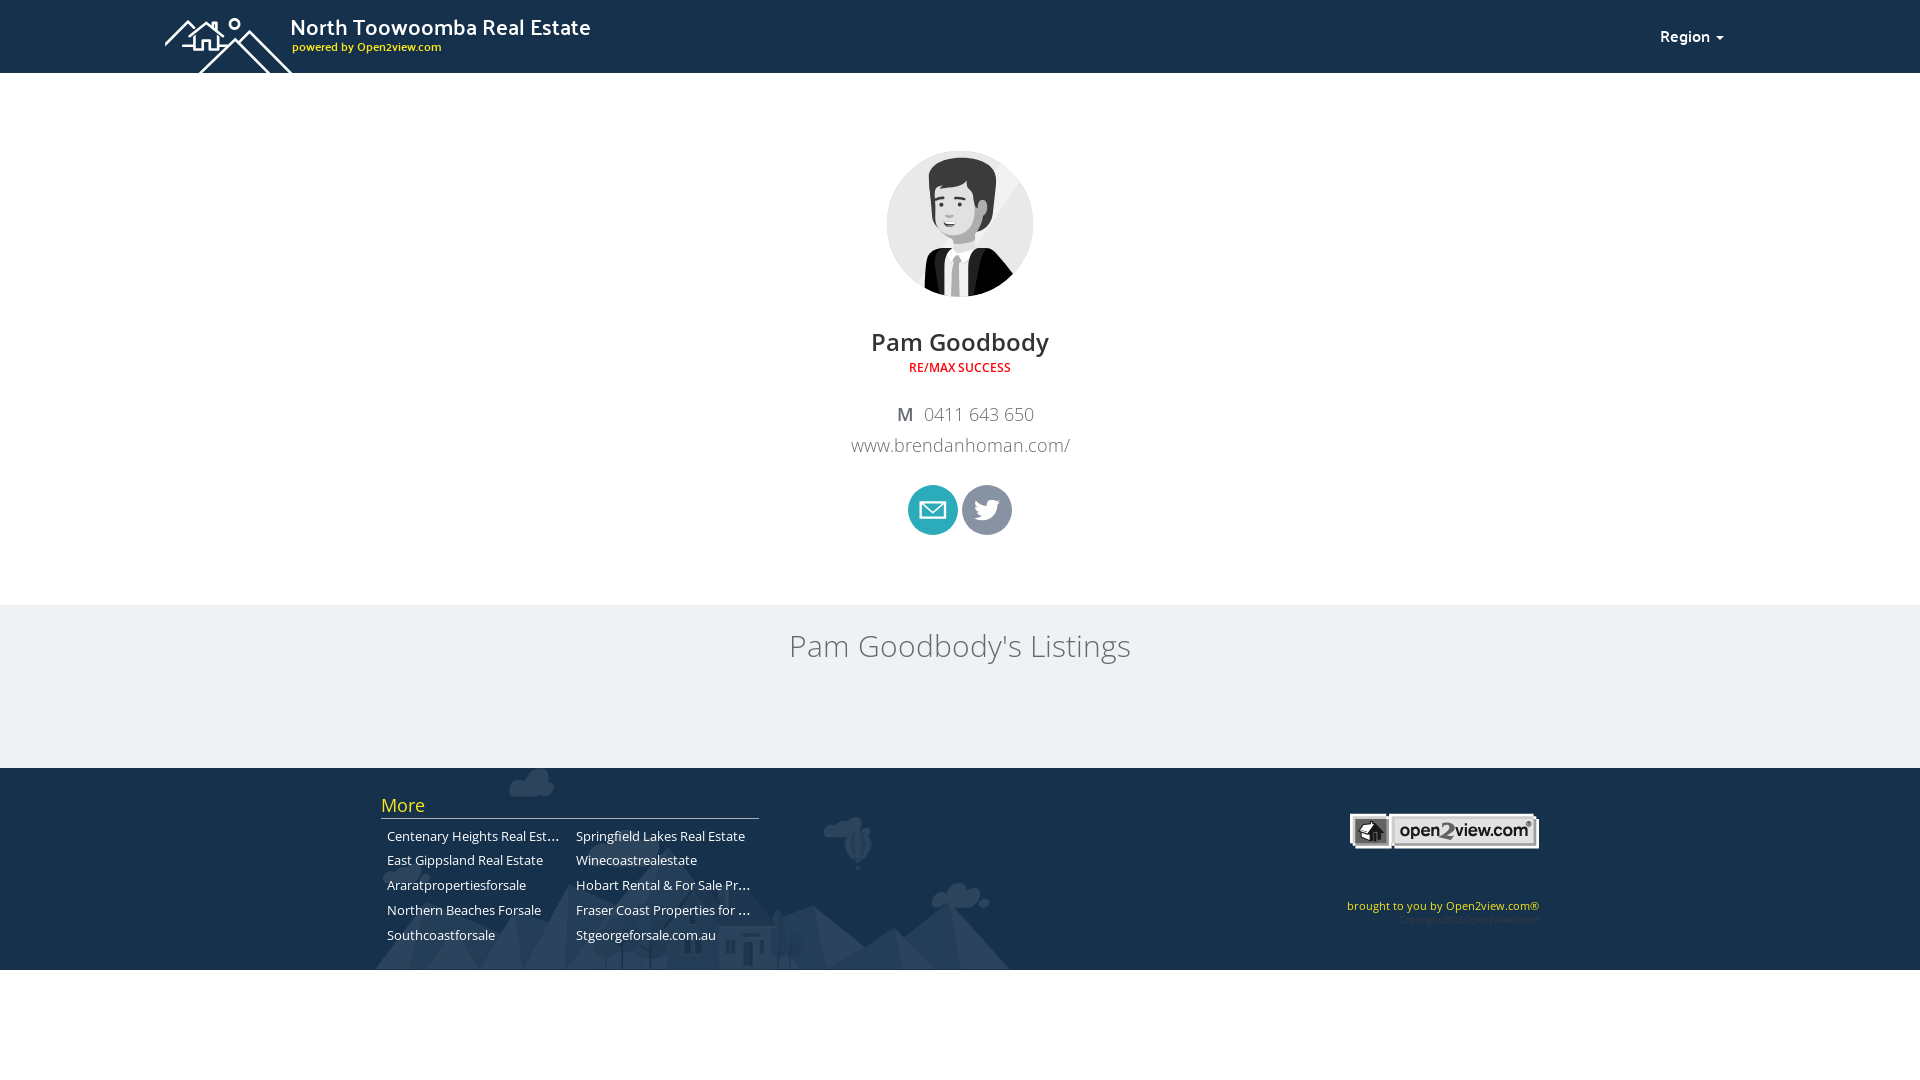  Describe the element at coordinates (575, 859) in the screenshot. I see `'Winecoastrealestate'` at that location.